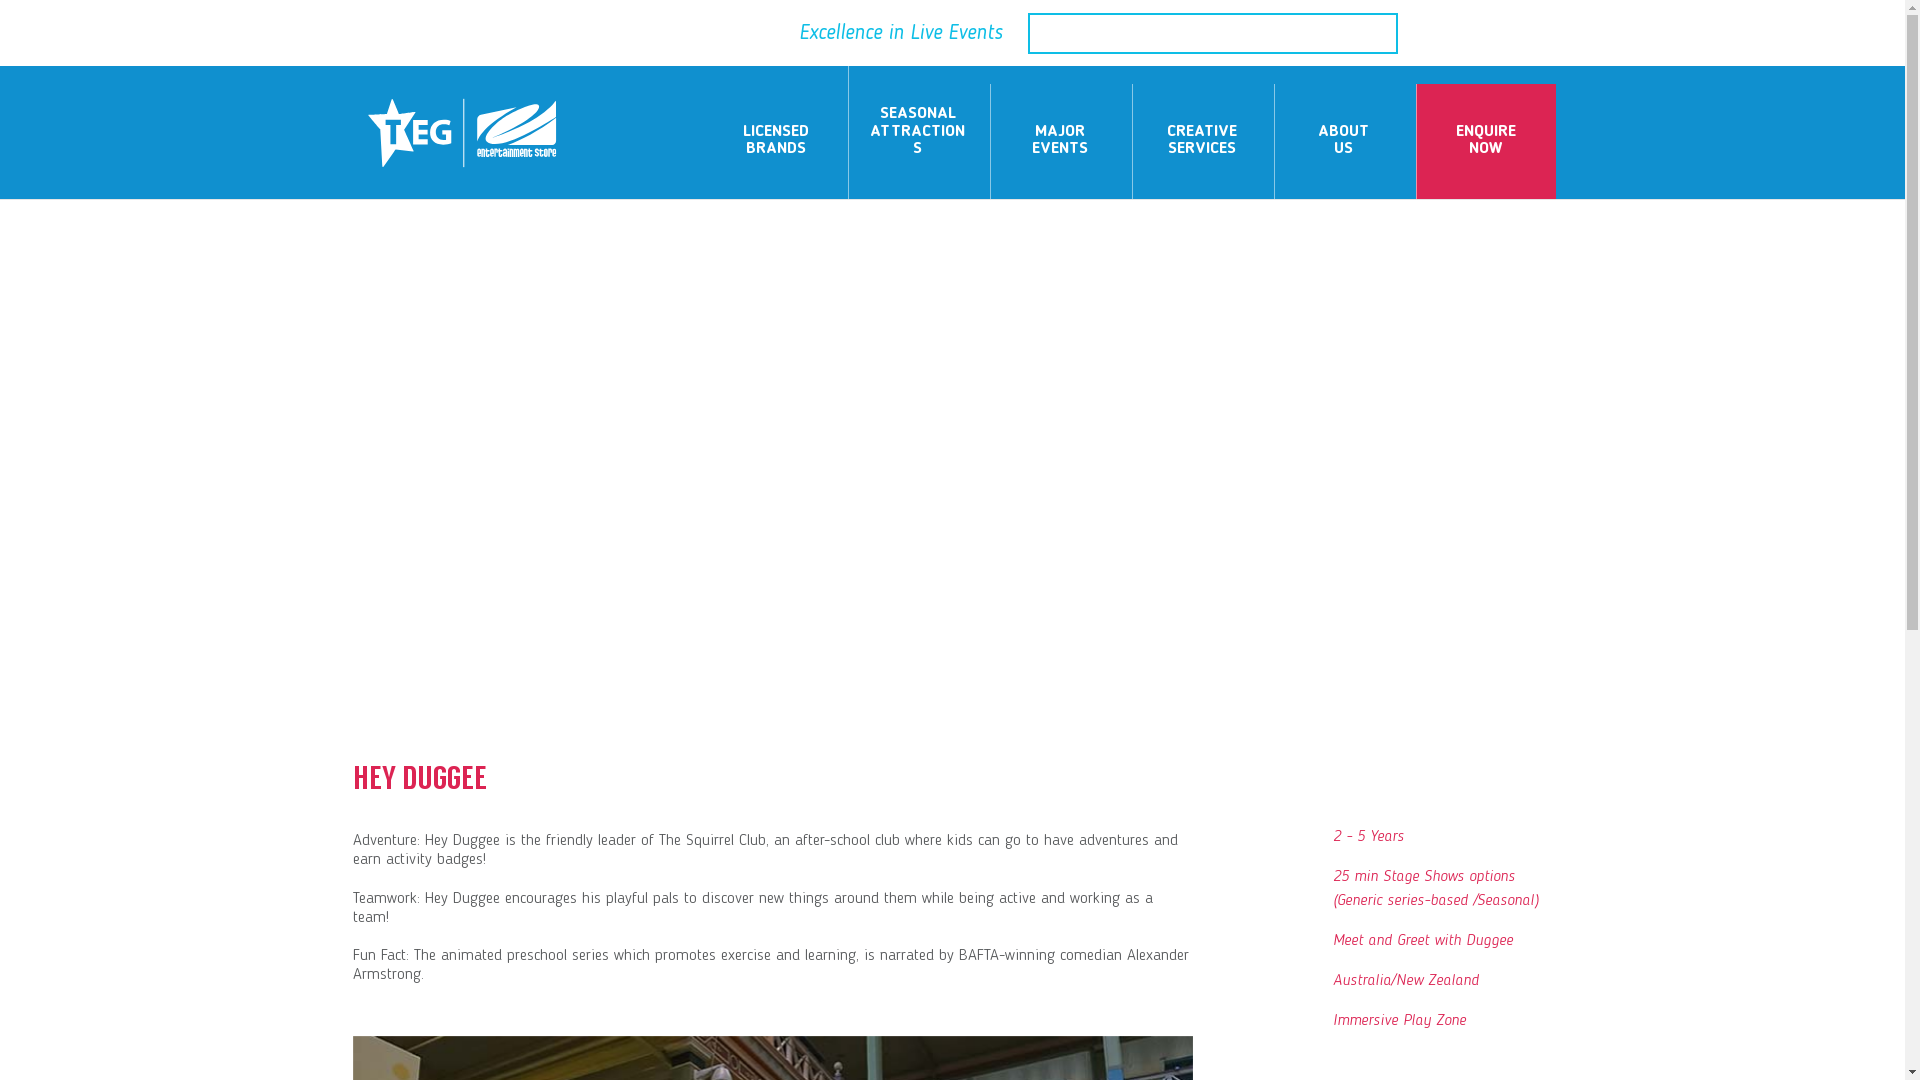  I want to click on 'SEASONAL ATTRACTIONS', so click(916, 132).